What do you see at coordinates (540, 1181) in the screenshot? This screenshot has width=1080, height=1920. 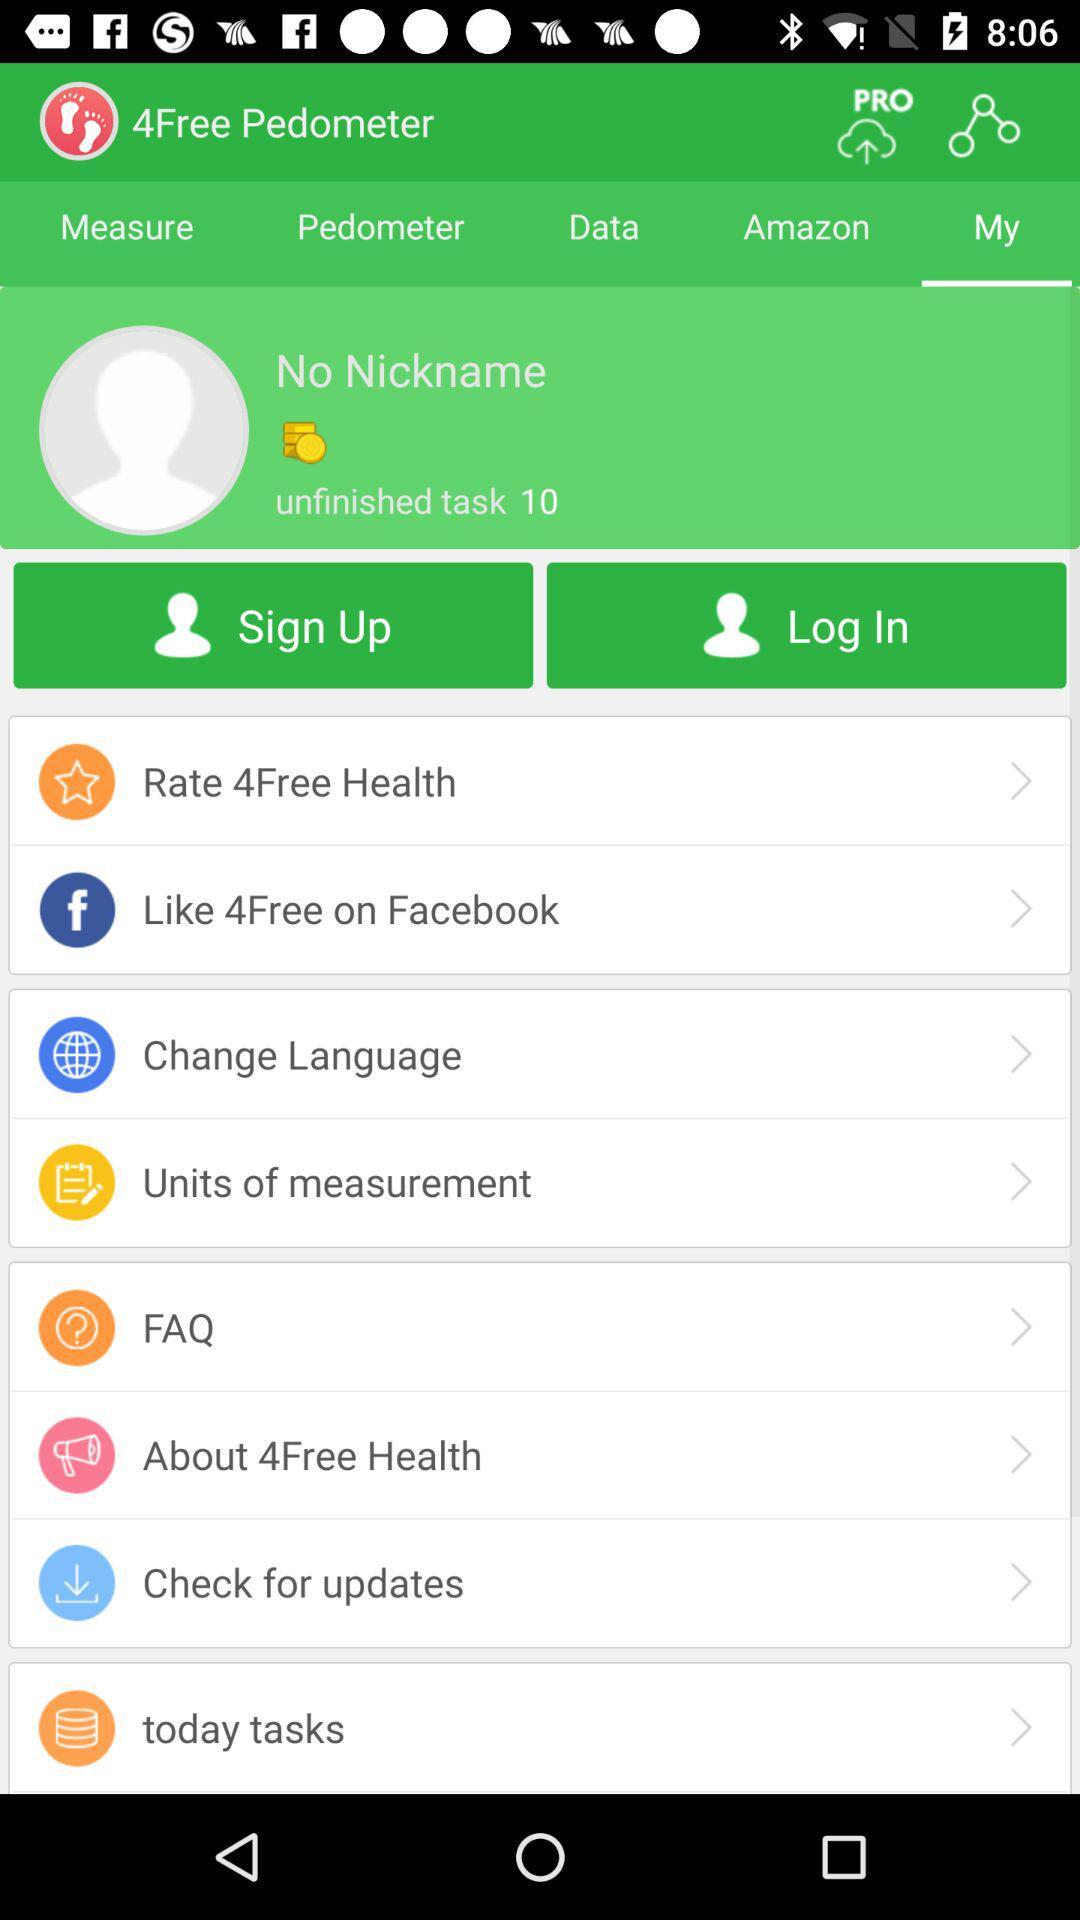 I see `the units of measurement app` at bounding box center [540, 1181].